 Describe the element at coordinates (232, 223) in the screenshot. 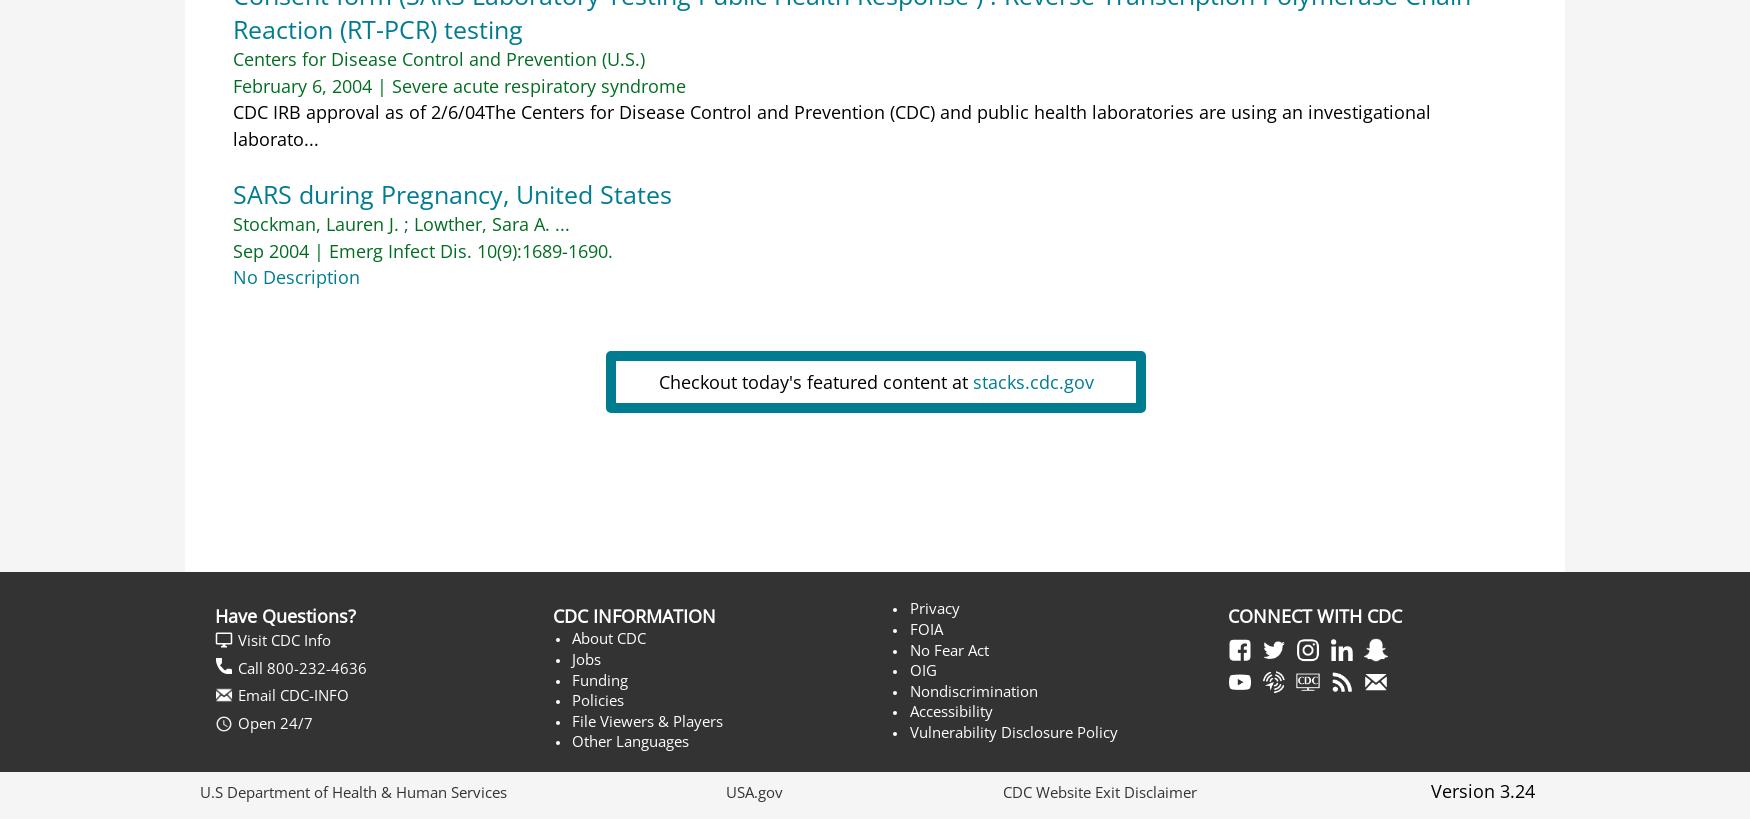

I see `'Stockman, Lauren J.'` at that location.